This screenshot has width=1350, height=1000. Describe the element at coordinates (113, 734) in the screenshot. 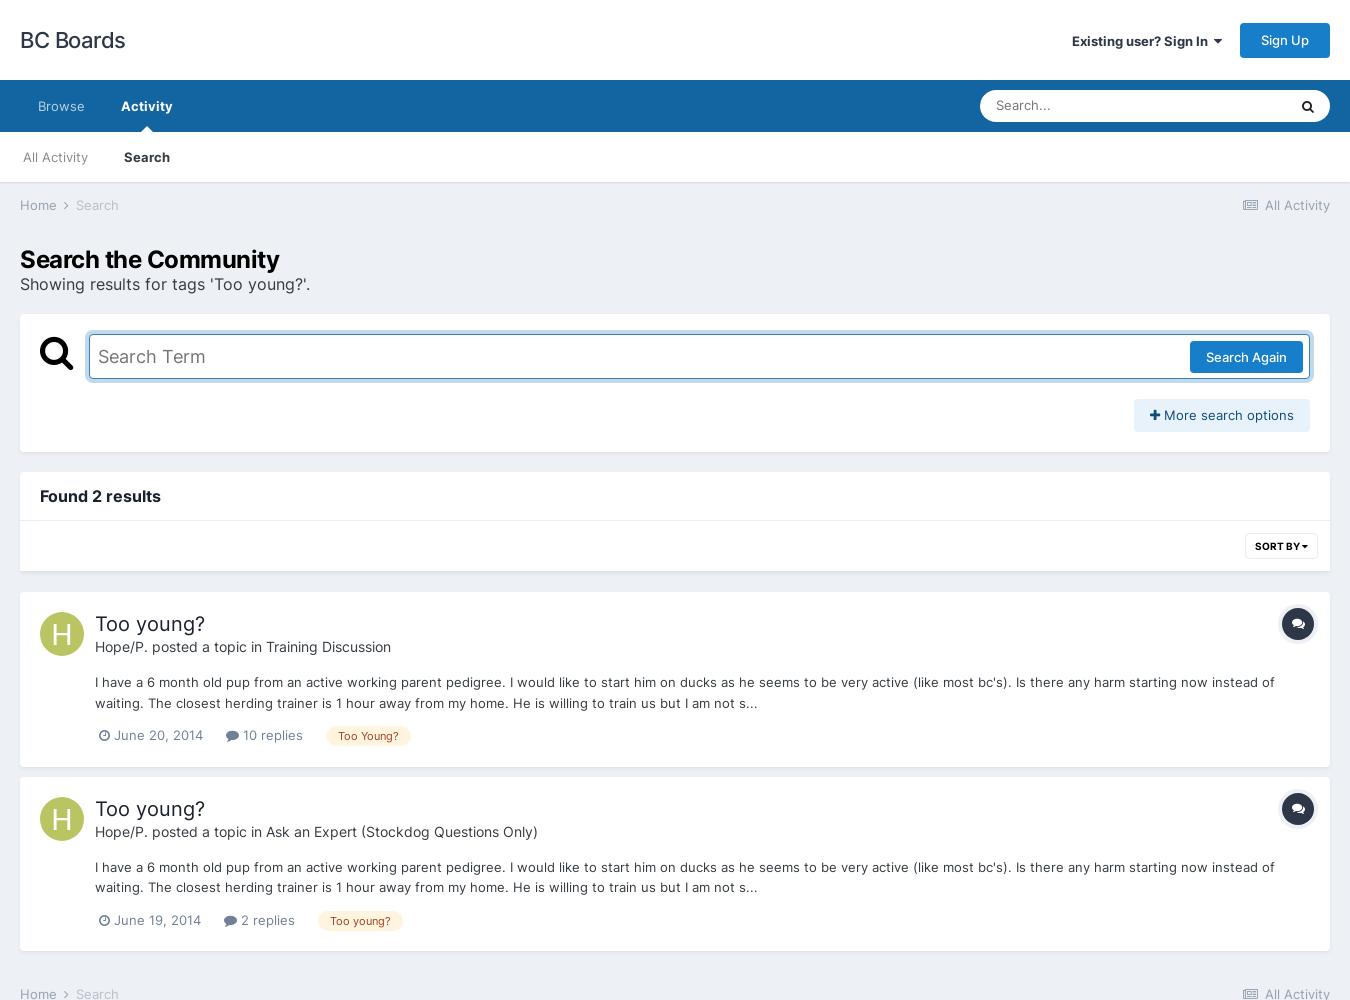

I see `'June 20, 2014'` at that location.